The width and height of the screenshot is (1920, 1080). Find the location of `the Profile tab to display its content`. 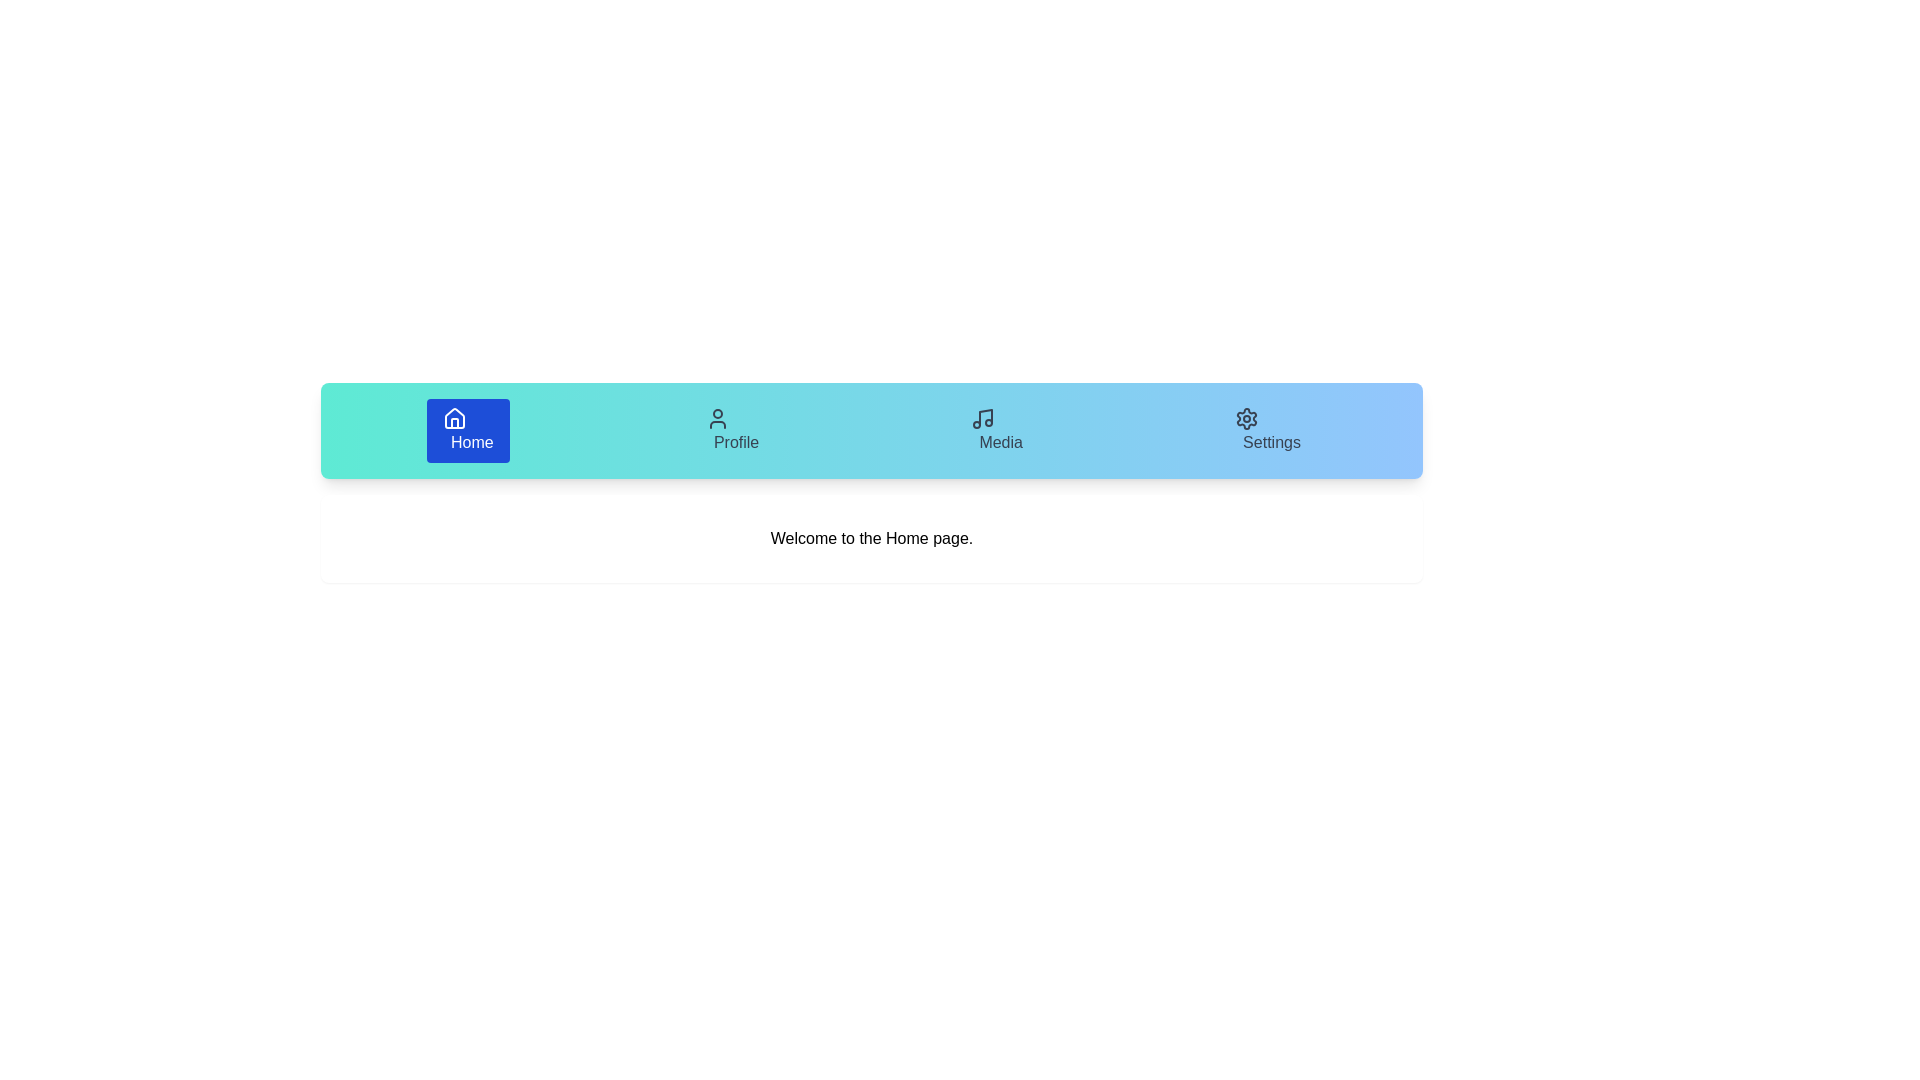

the Profile tab to display its content is located at coordinates (730, 430).